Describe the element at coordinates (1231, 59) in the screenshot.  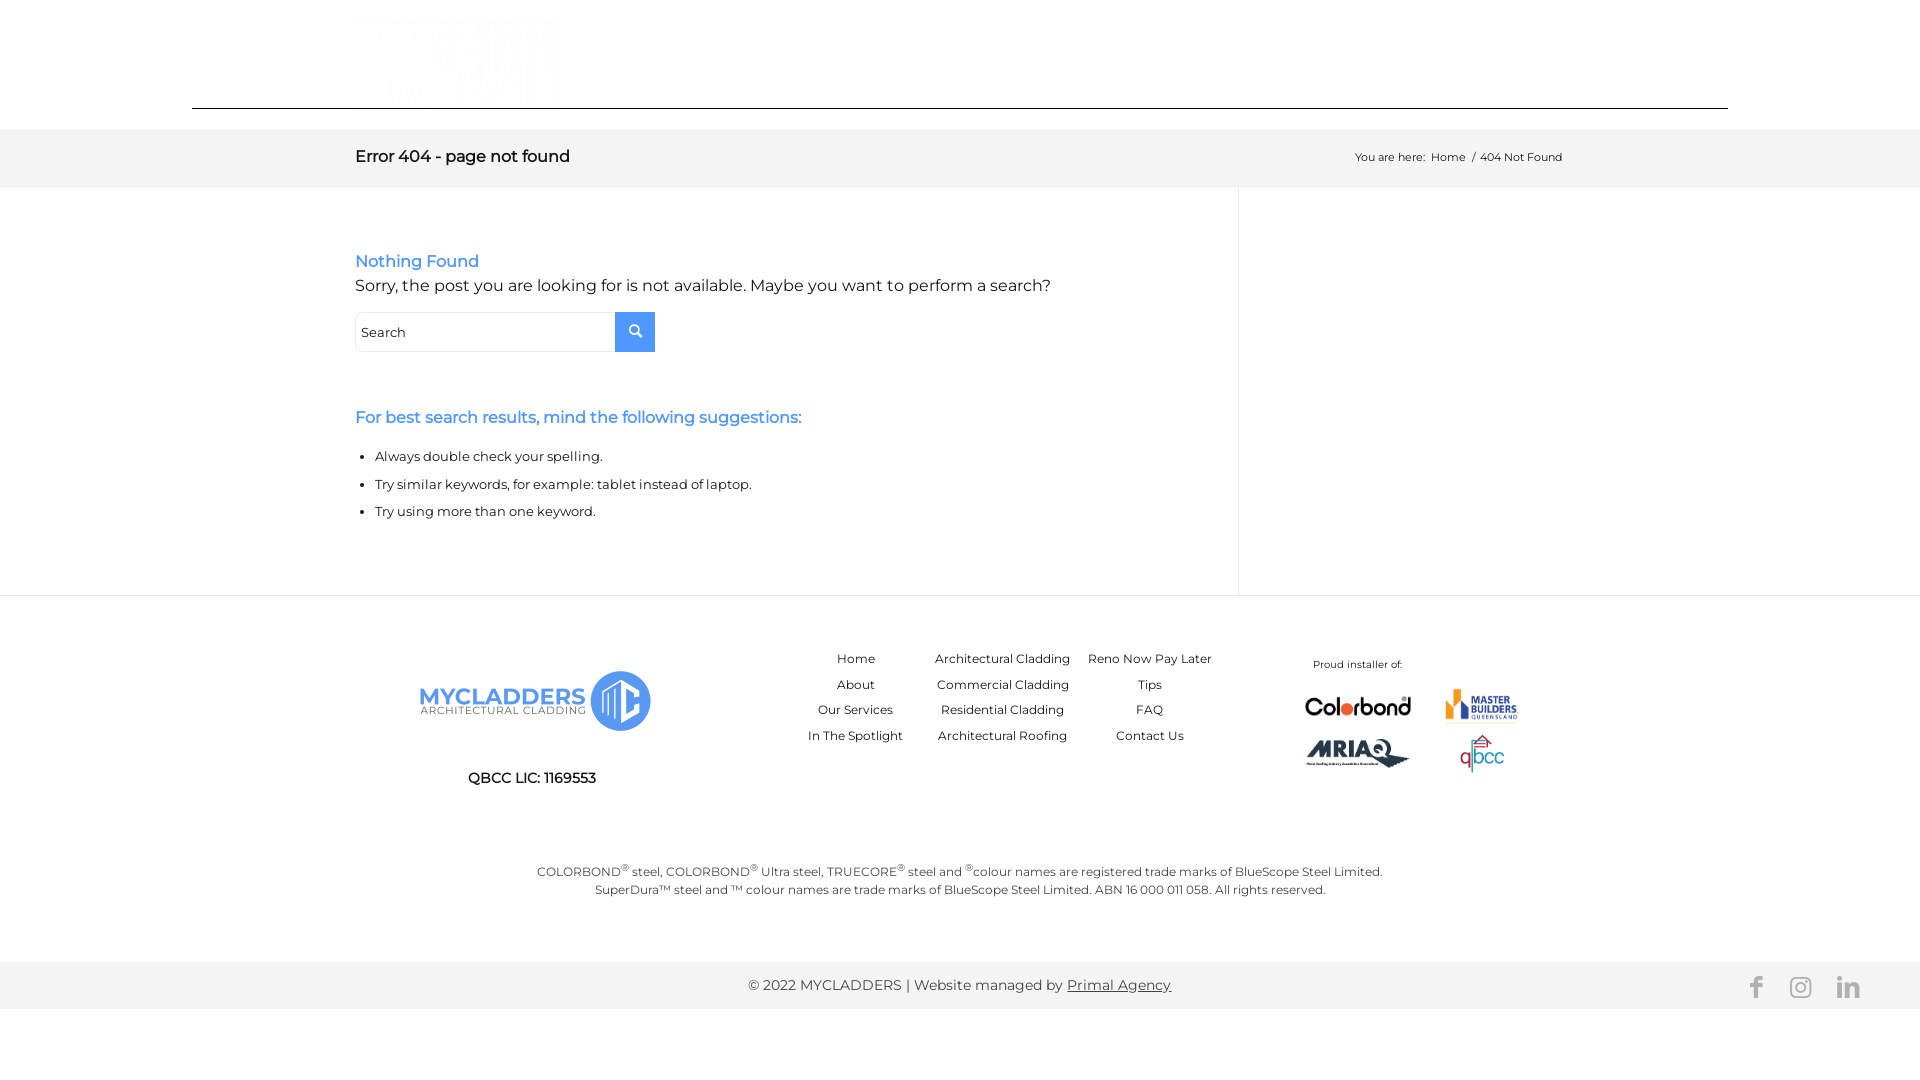
I see `'Gallery'` at that location.